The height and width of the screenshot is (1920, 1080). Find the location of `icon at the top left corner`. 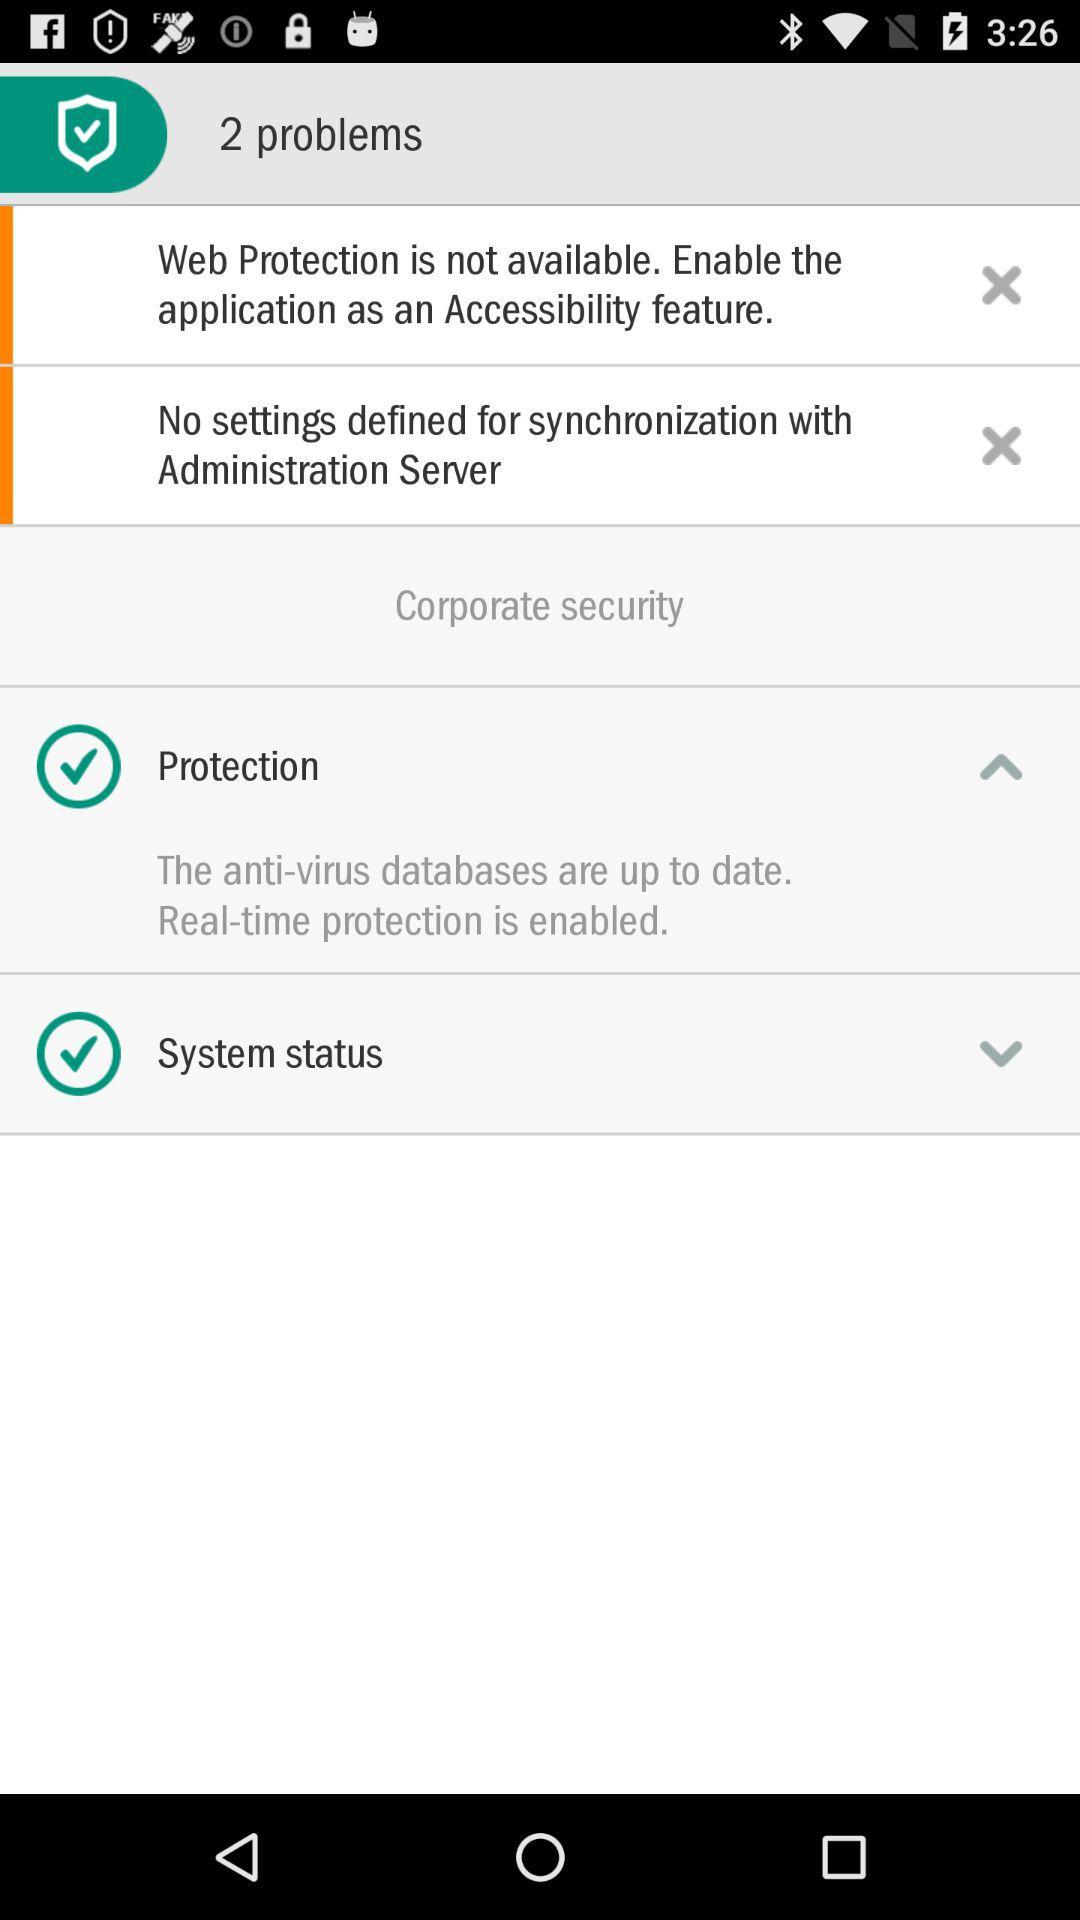

icon at the top left corner is located at coordinates (82, 133).